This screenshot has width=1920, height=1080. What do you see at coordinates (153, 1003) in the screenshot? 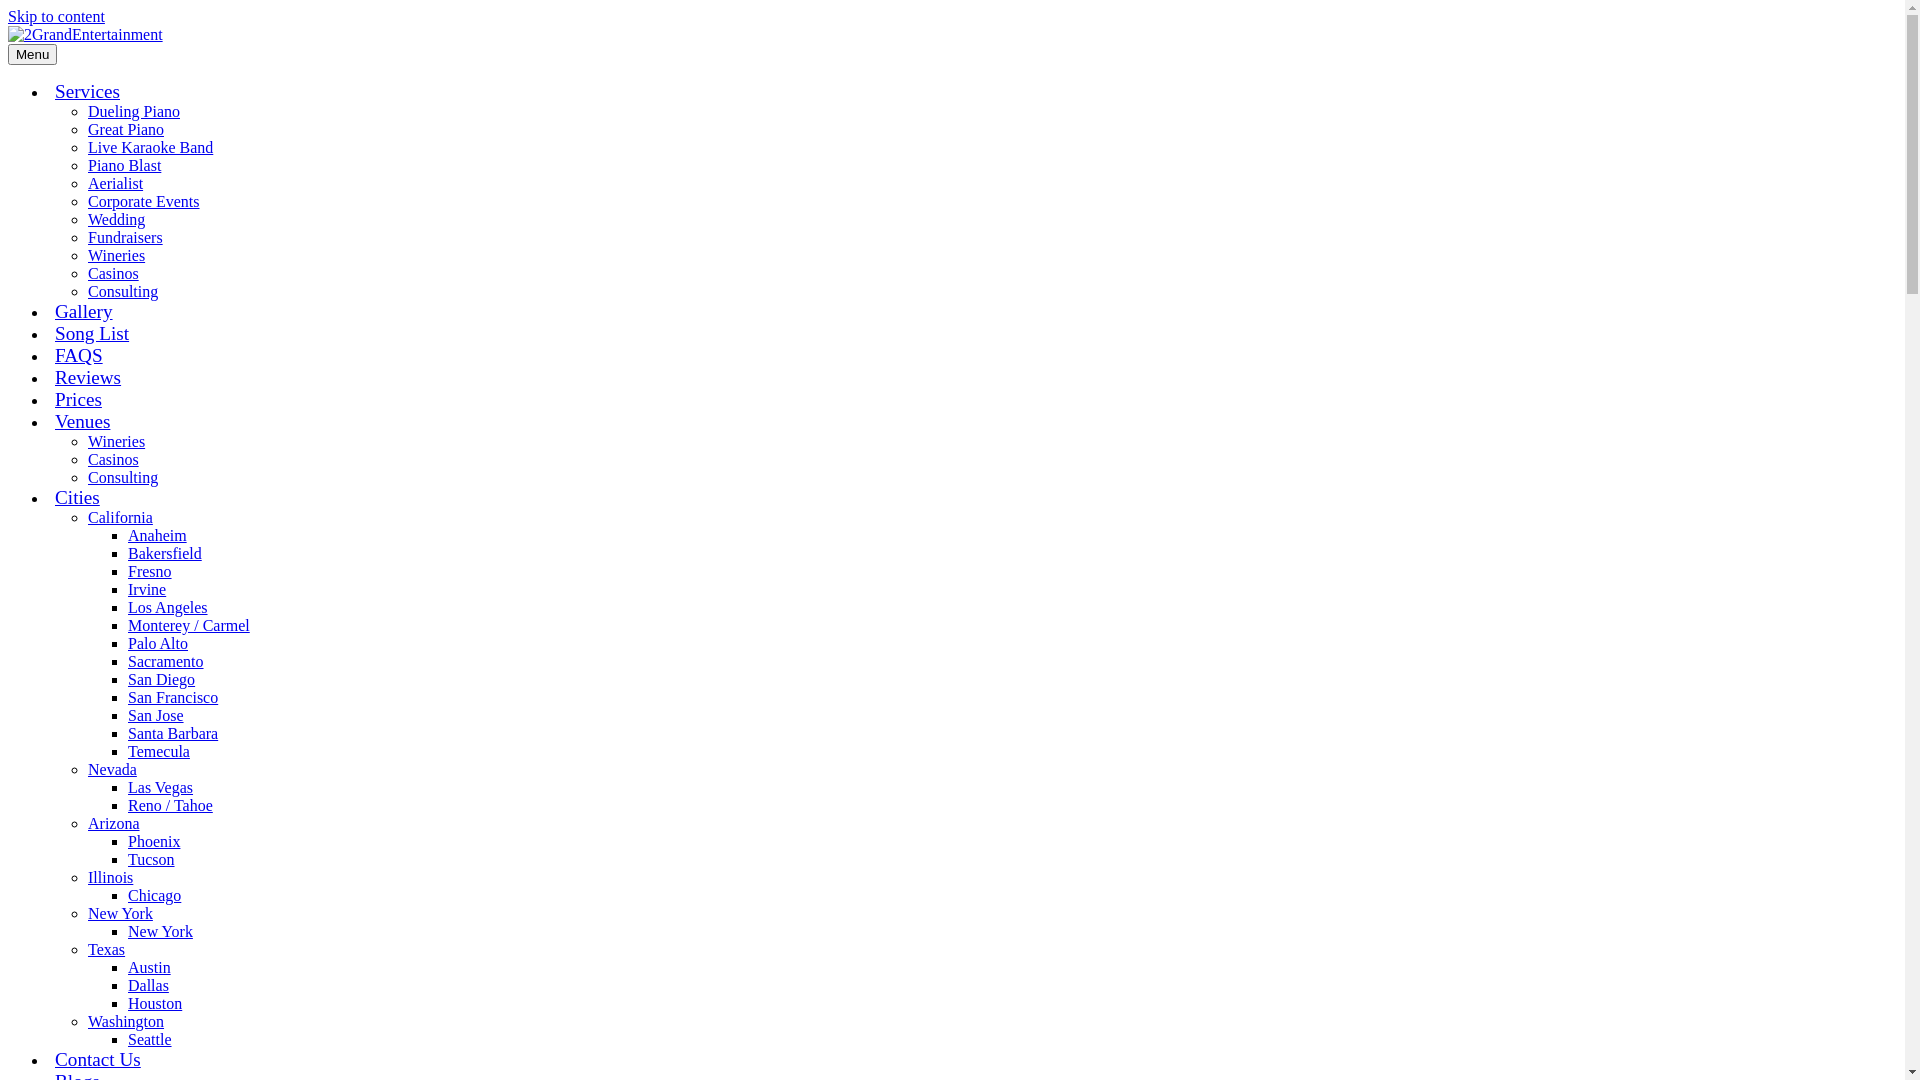
I see `'Houston'` at bounding box center [153, 1003].